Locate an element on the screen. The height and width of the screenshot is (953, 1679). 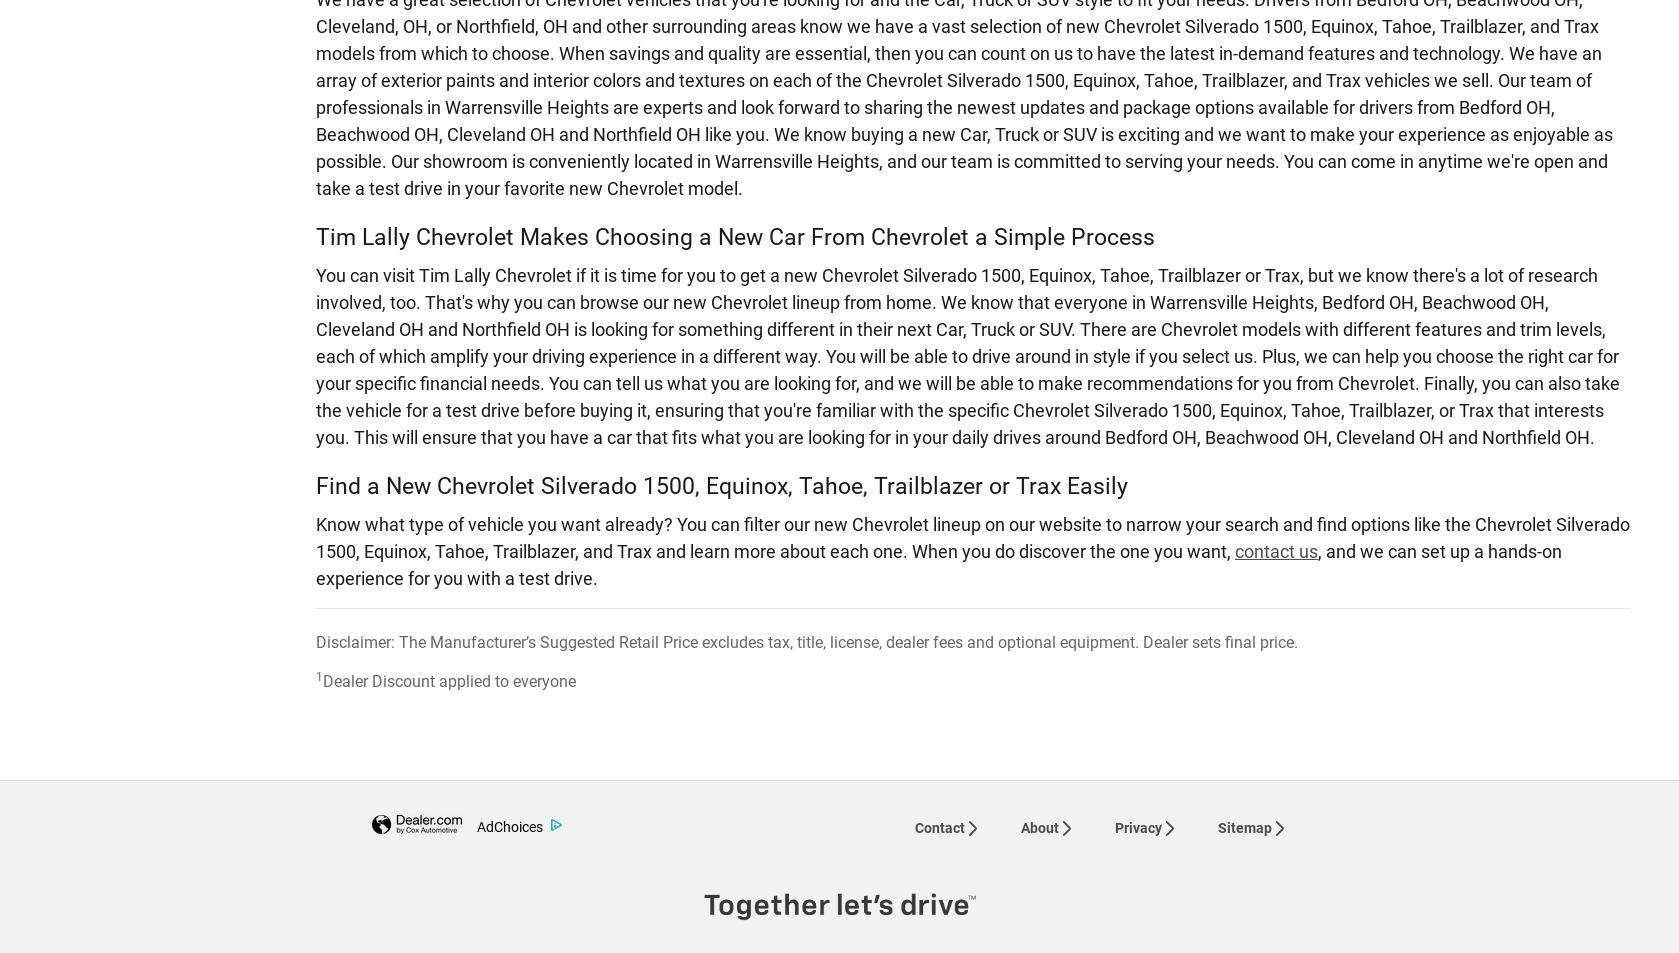
'Find a New Chevrolet Silverado 1500, Equinox, Tahoe, Trailblazer or Trax Easily' is located at coordinates (721, 484).